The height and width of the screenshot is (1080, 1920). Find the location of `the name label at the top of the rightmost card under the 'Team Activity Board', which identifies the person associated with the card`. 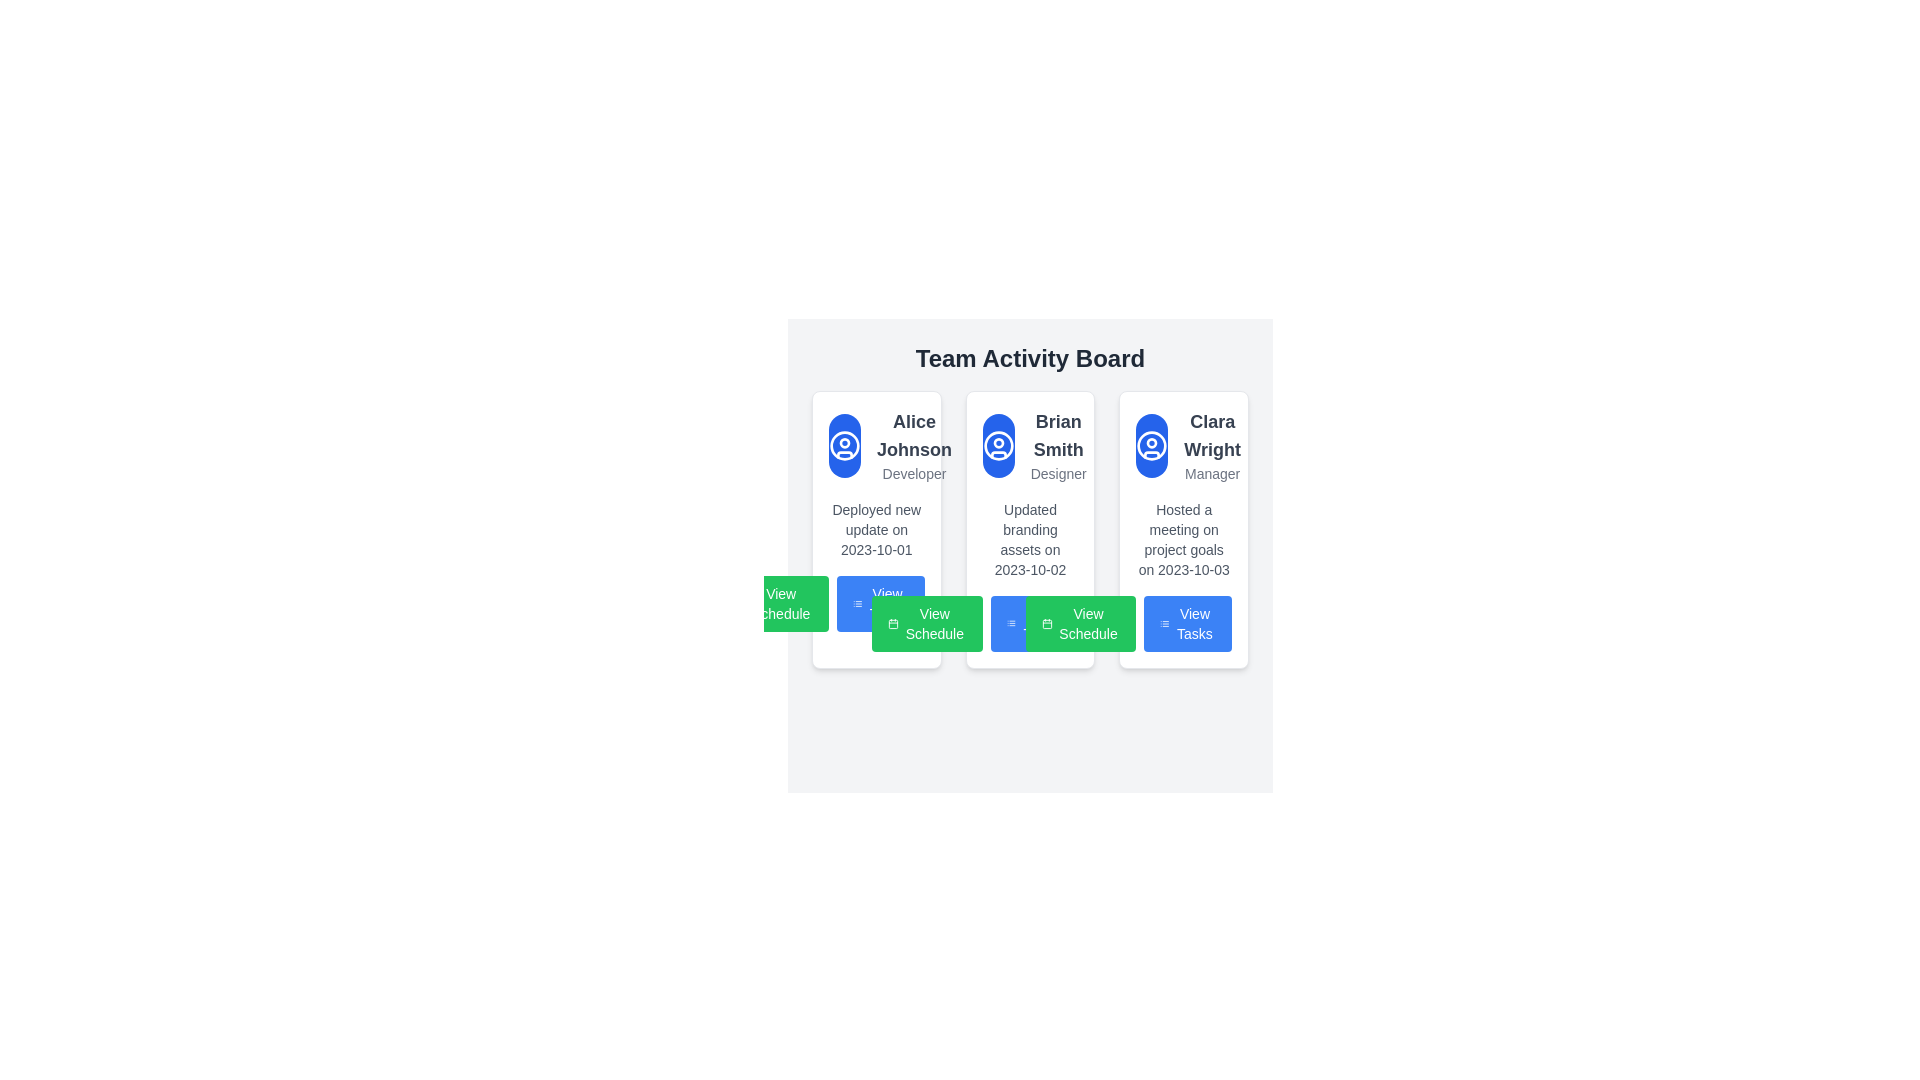

the name label at the top of the rightmost card under the 'Team Activity Board', which identifies the person associated with the card is located at coordinates (1211, 434).